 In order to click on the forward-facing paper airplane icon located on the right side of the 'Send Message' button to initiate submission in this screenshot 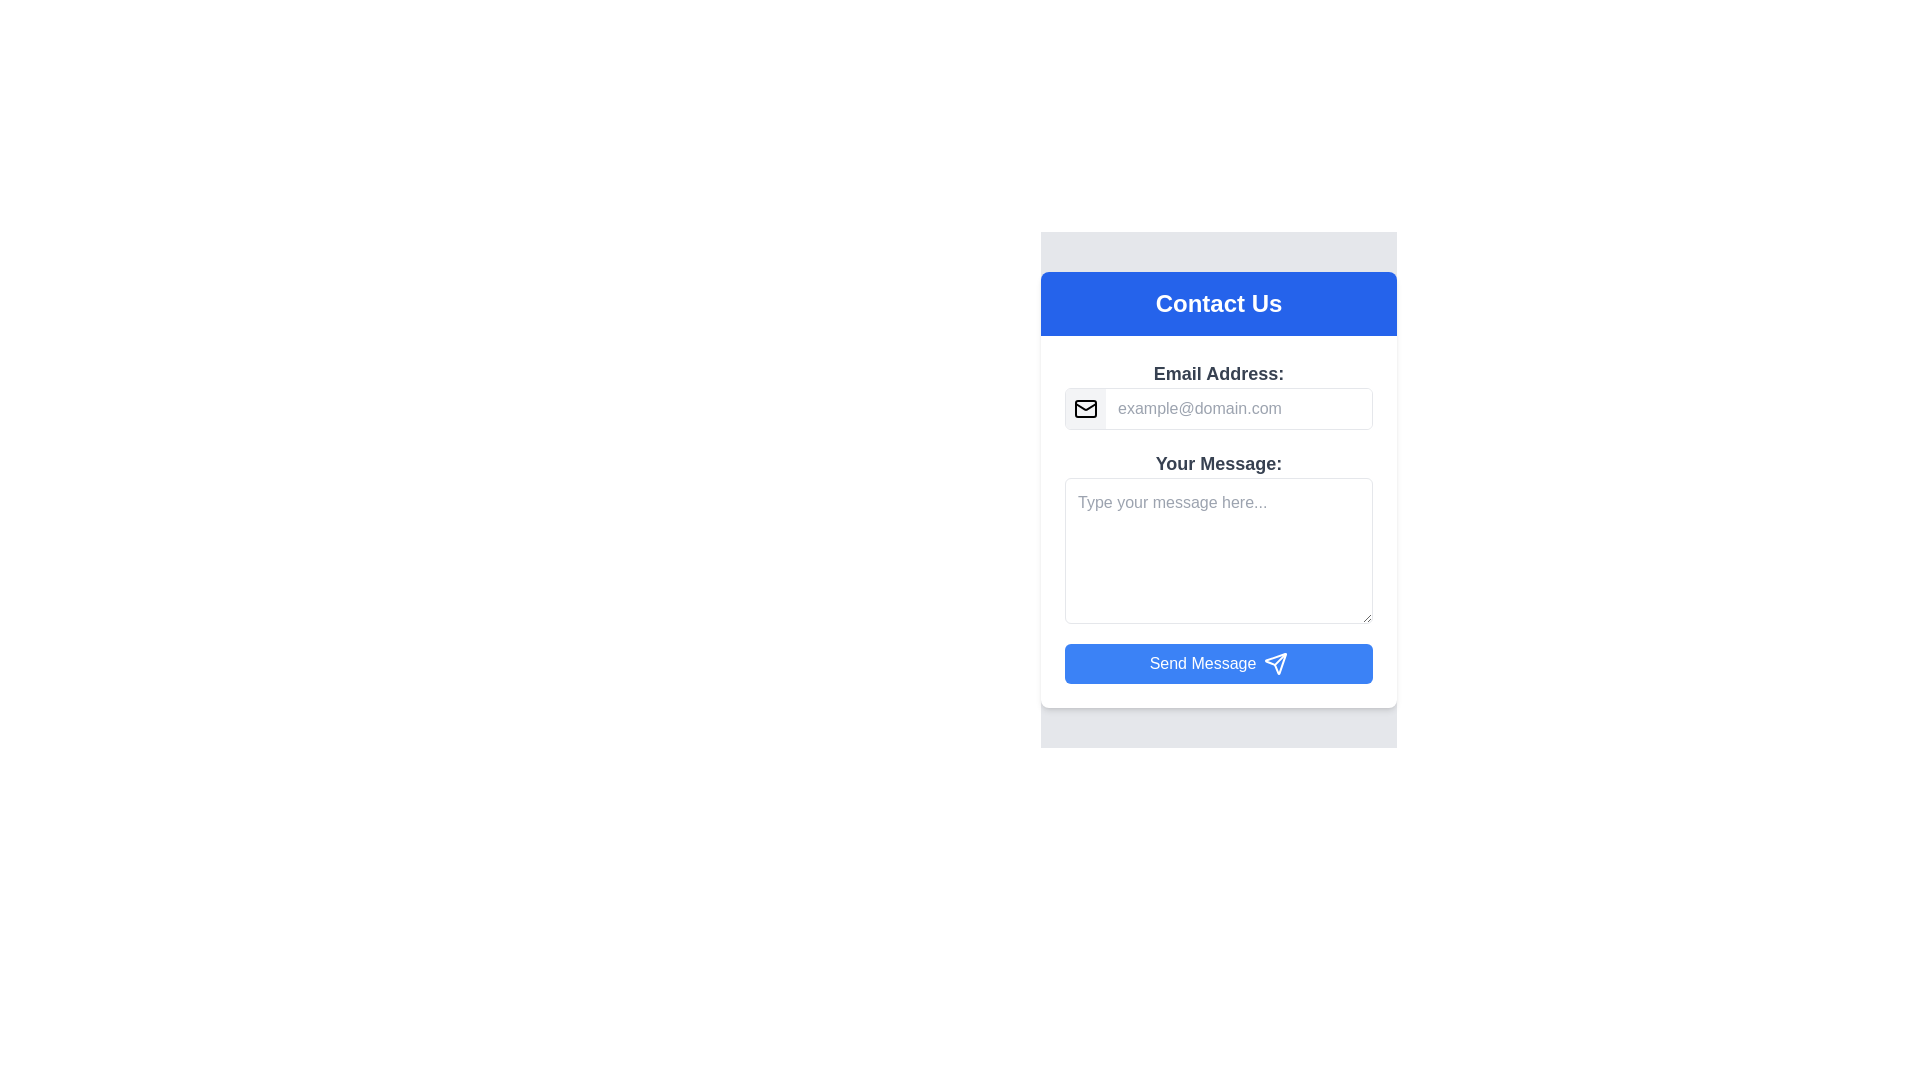, I will do `click(1275, 663)`.